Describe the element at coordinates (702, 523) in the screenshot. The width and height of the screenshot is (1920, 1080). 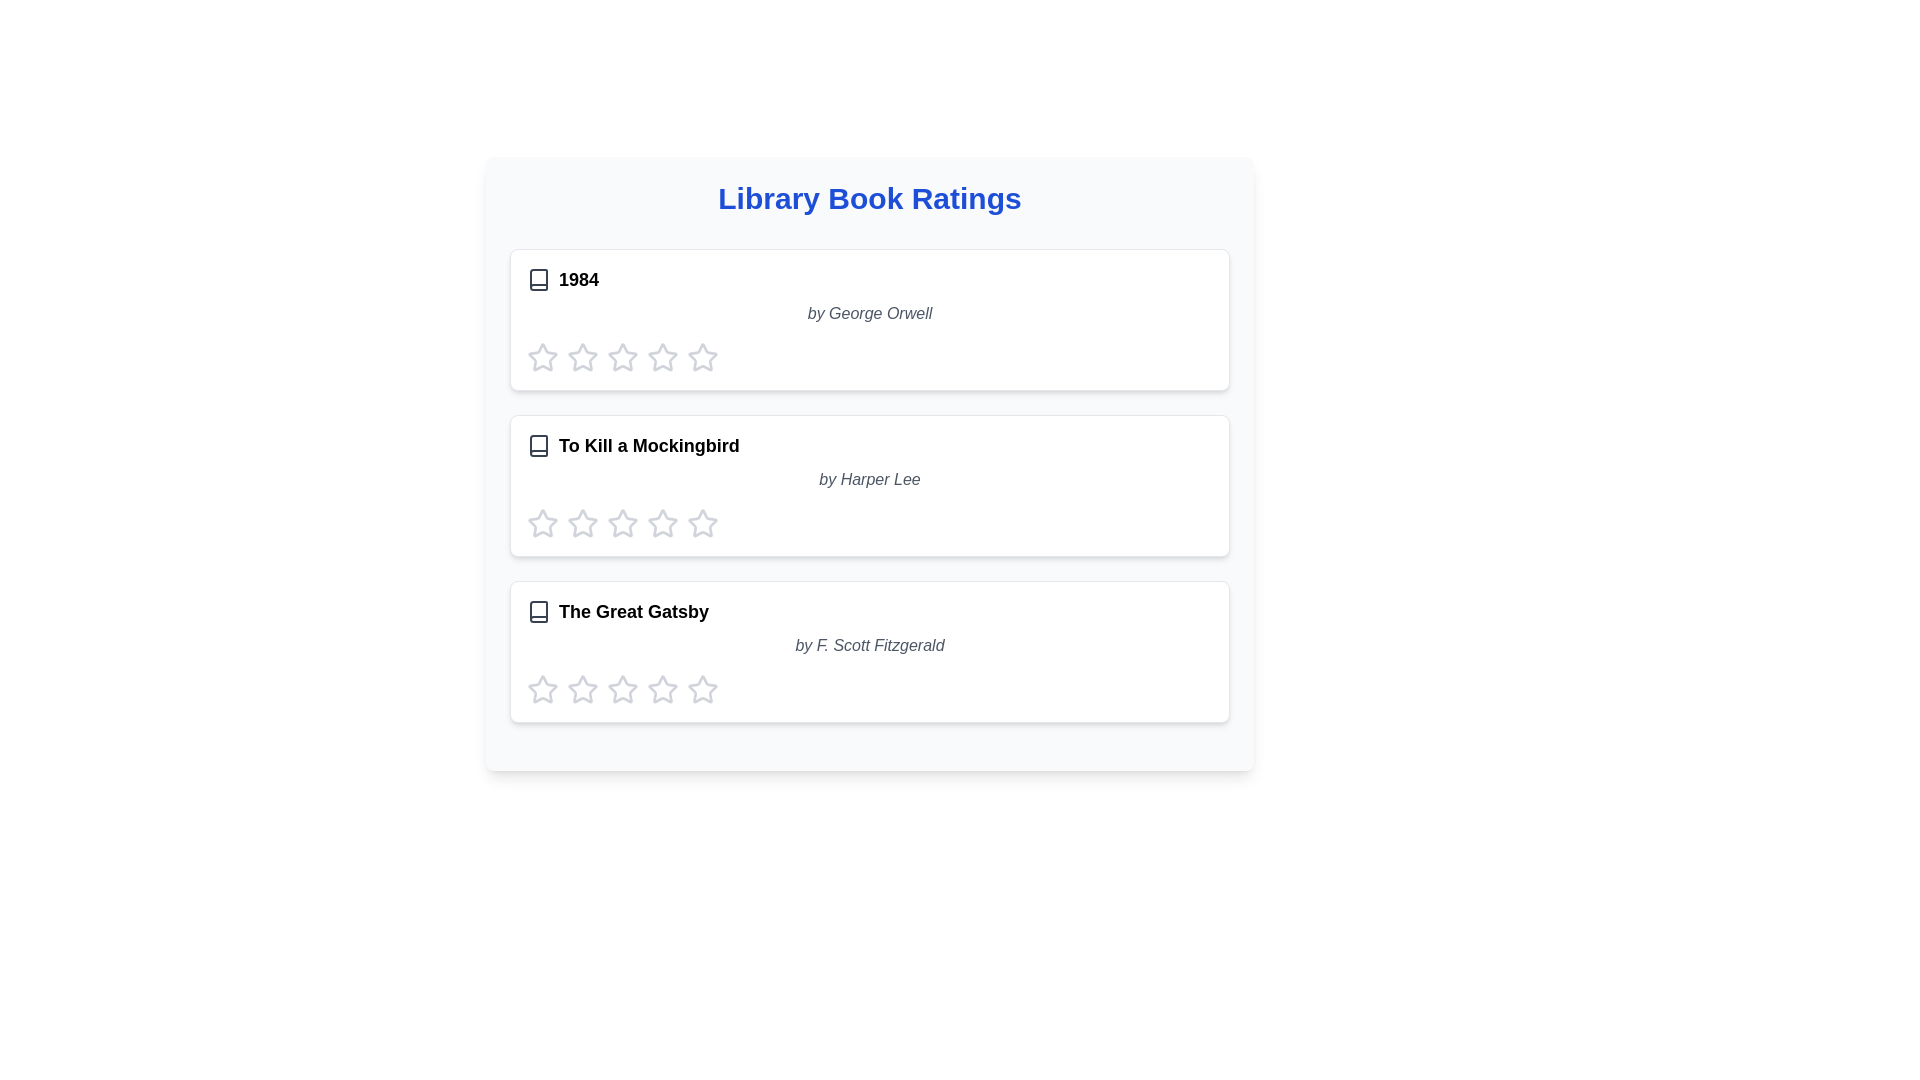
I see `the fifth star-shaped rating button for 'To Kill a Mockingbird' to observe the animation effect` at that location.